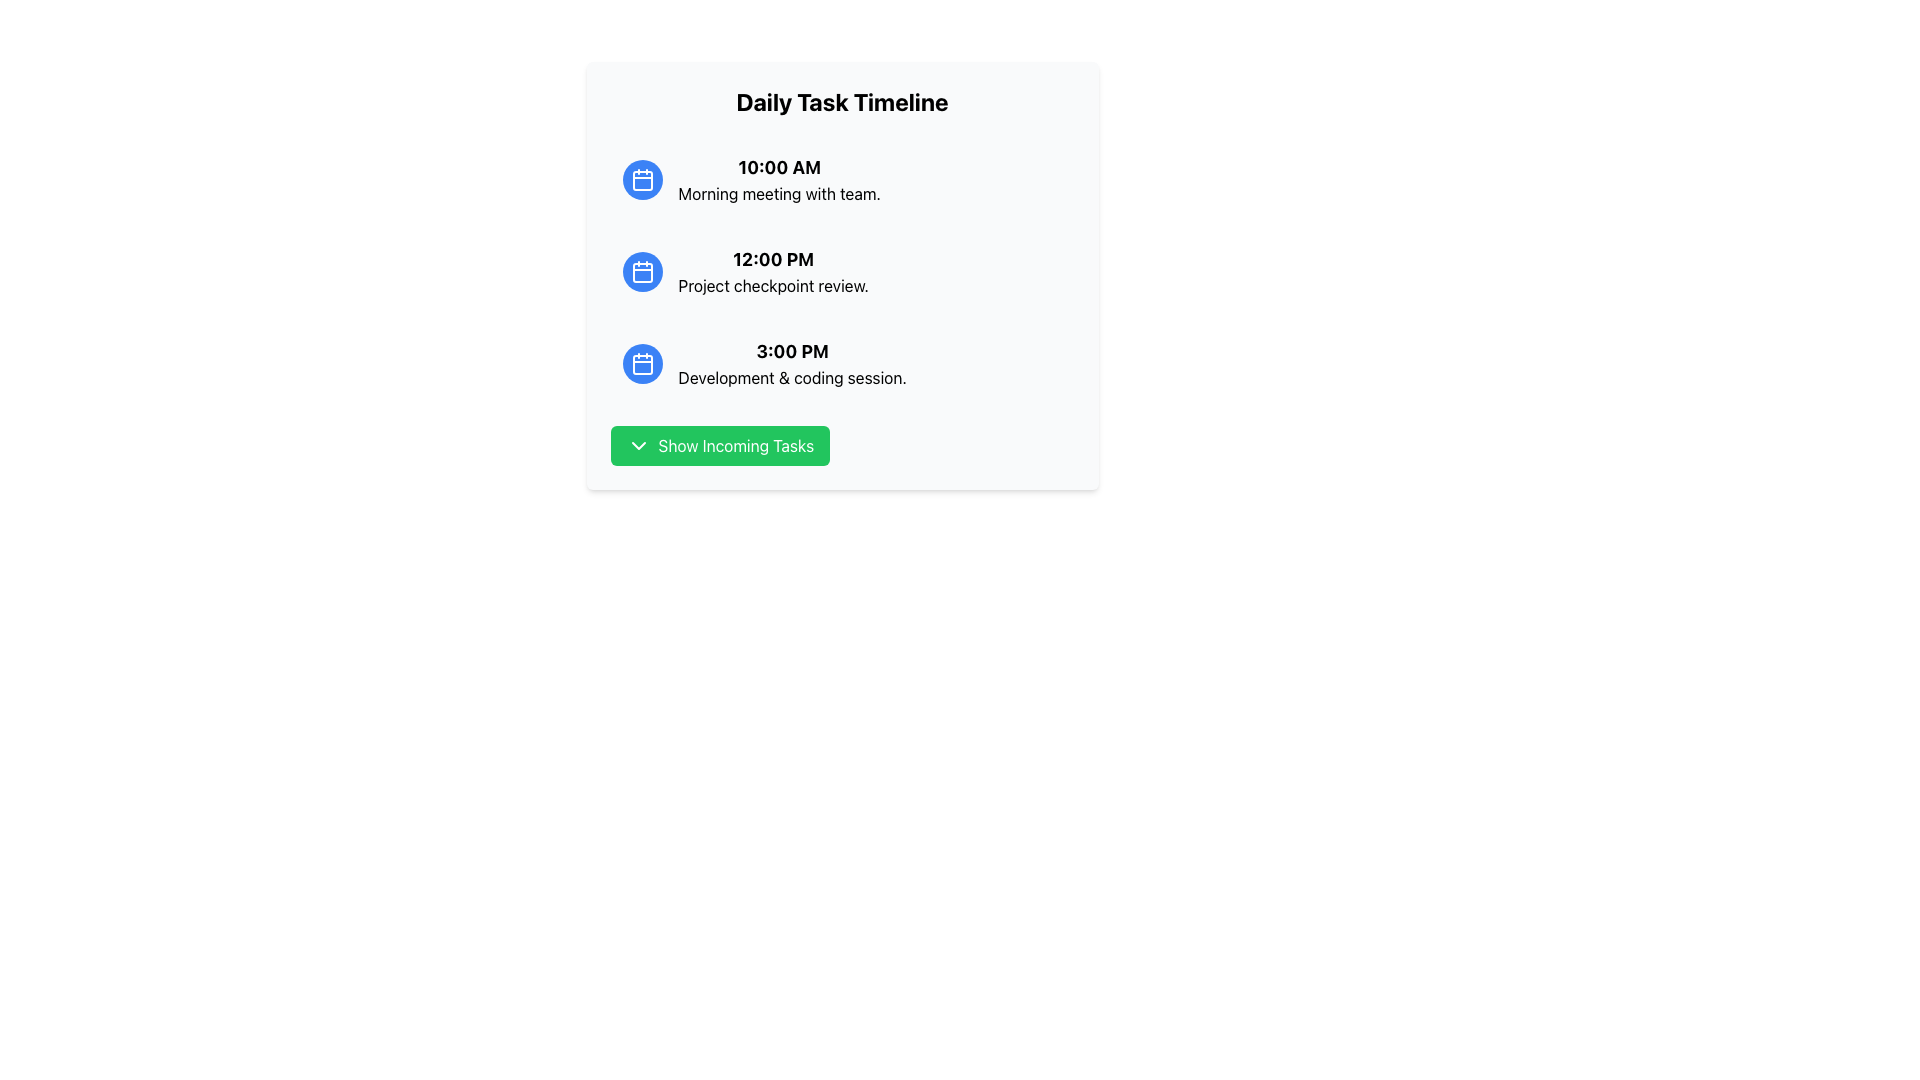 This screenshot has height=1080, width=1920. I want to click on the first timestamp label in the Daily Task Timeline card, which is positioned above the 'Morning meeting with team' text and aligned with the blue icon, so click(778, 166).